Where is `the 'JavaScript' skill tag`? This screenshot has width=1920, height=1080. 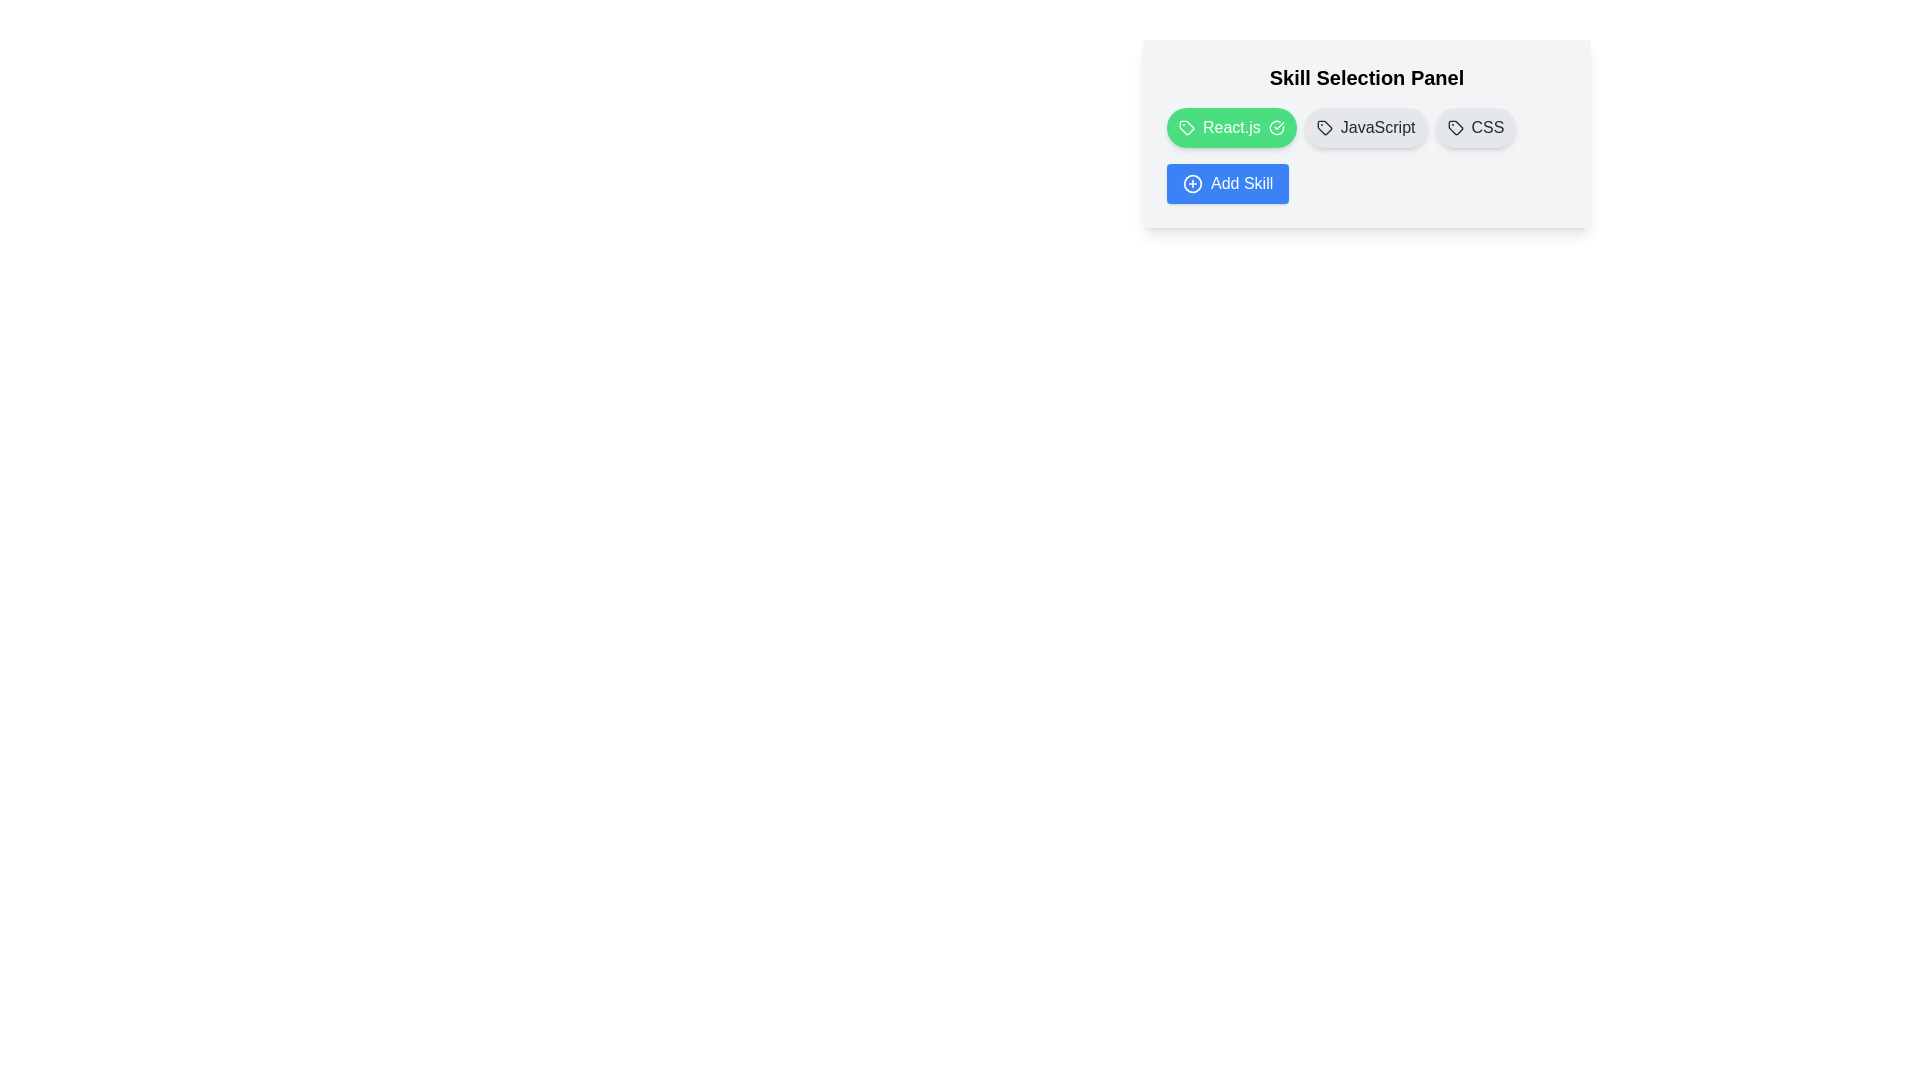
the 'JavaScript' skill tag is located at coordinates (1376, 127).